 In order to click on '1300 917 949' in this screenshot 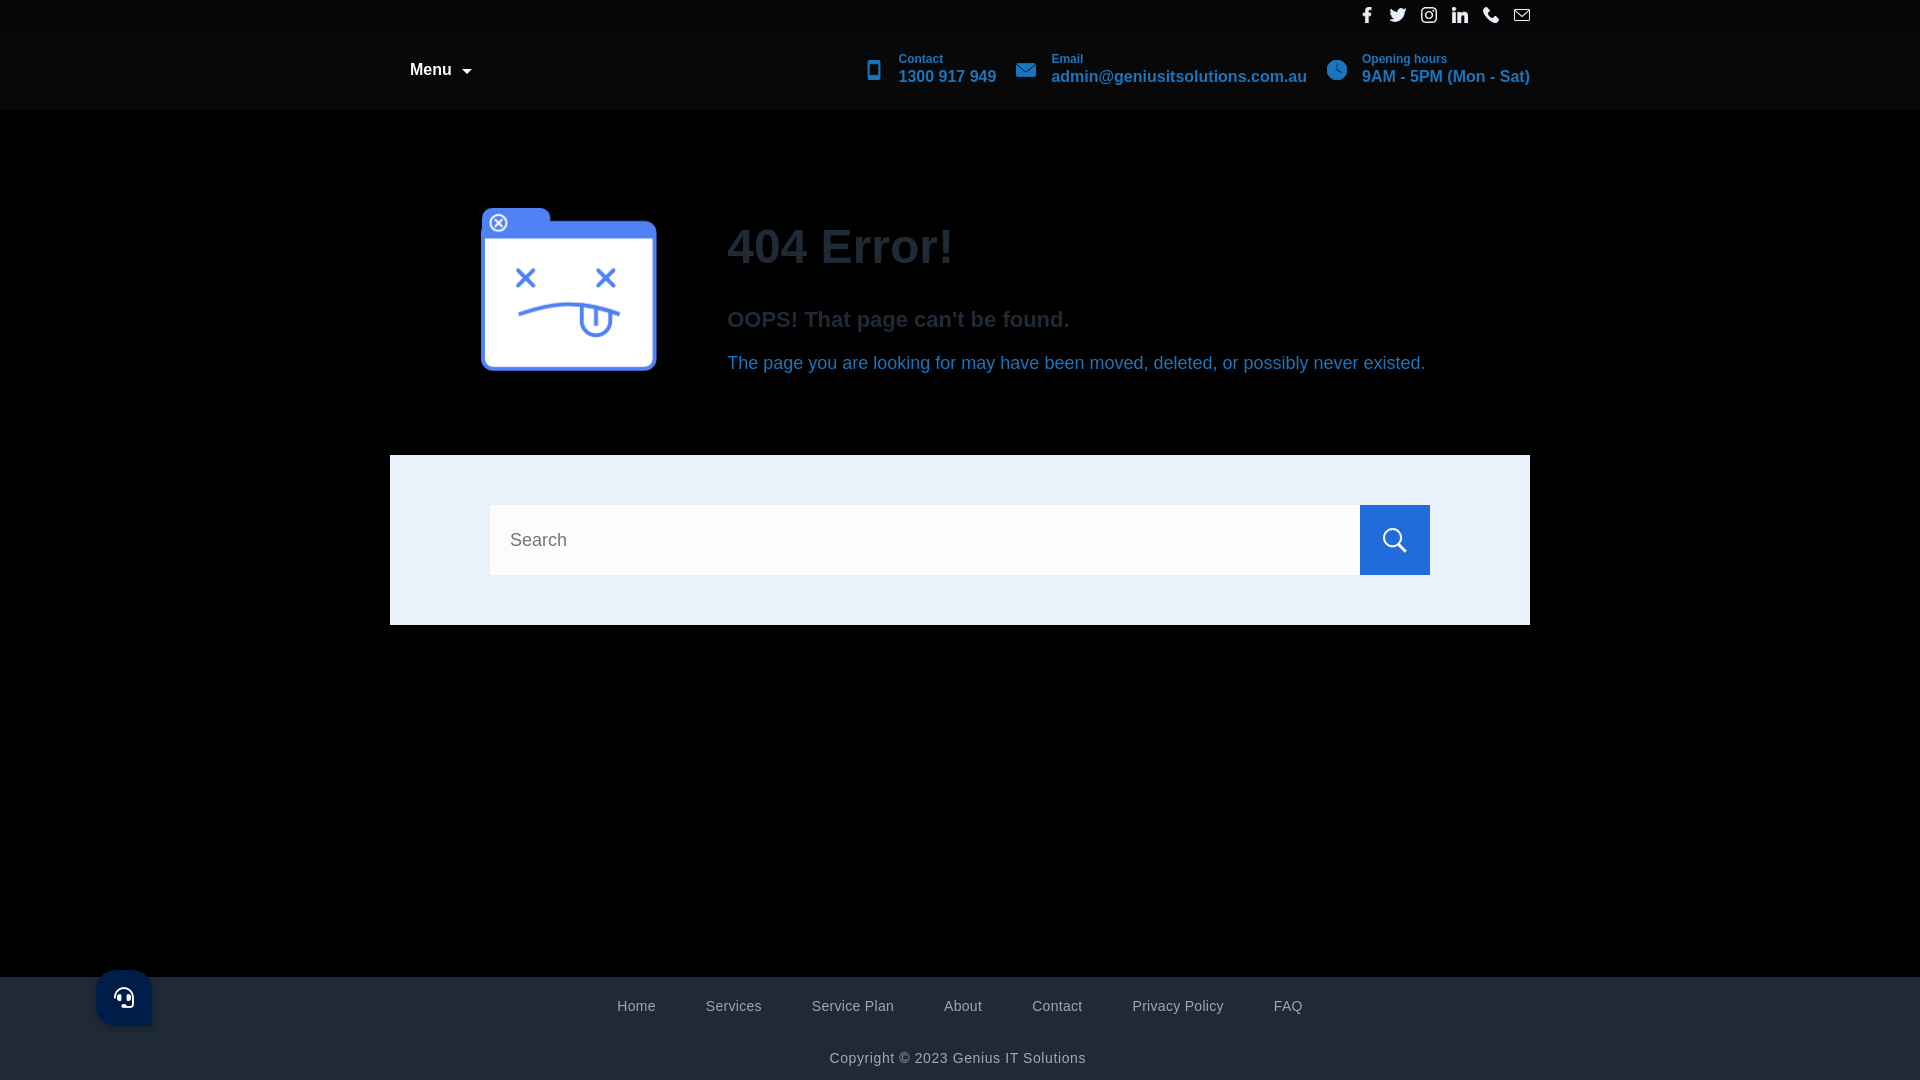, I will do `click(945, 75)`.